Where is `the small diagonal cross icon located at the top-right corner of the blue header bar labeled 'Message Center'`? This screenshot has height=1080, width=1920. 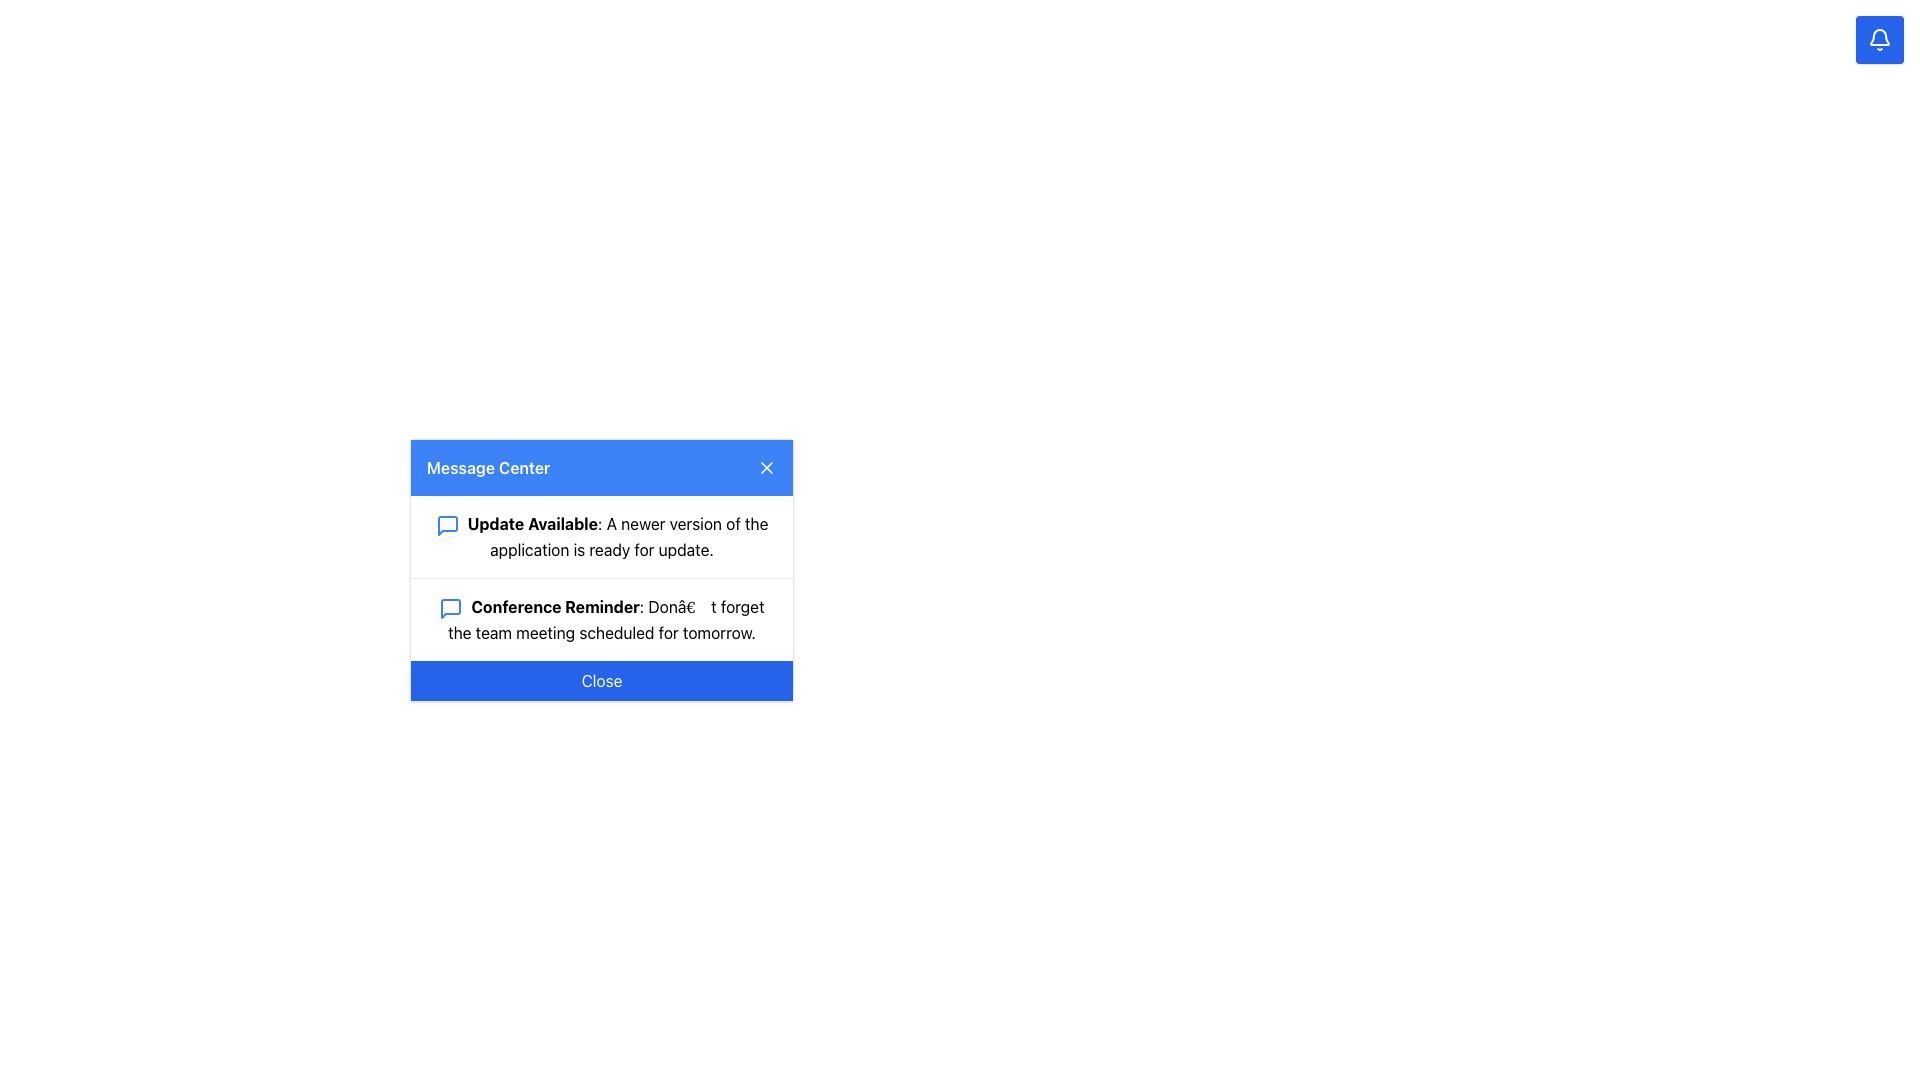 the small diagonal cross icon located at the top-right corner of the blue header bar labeled 'Message Center' is located at coordinates (766, 467).